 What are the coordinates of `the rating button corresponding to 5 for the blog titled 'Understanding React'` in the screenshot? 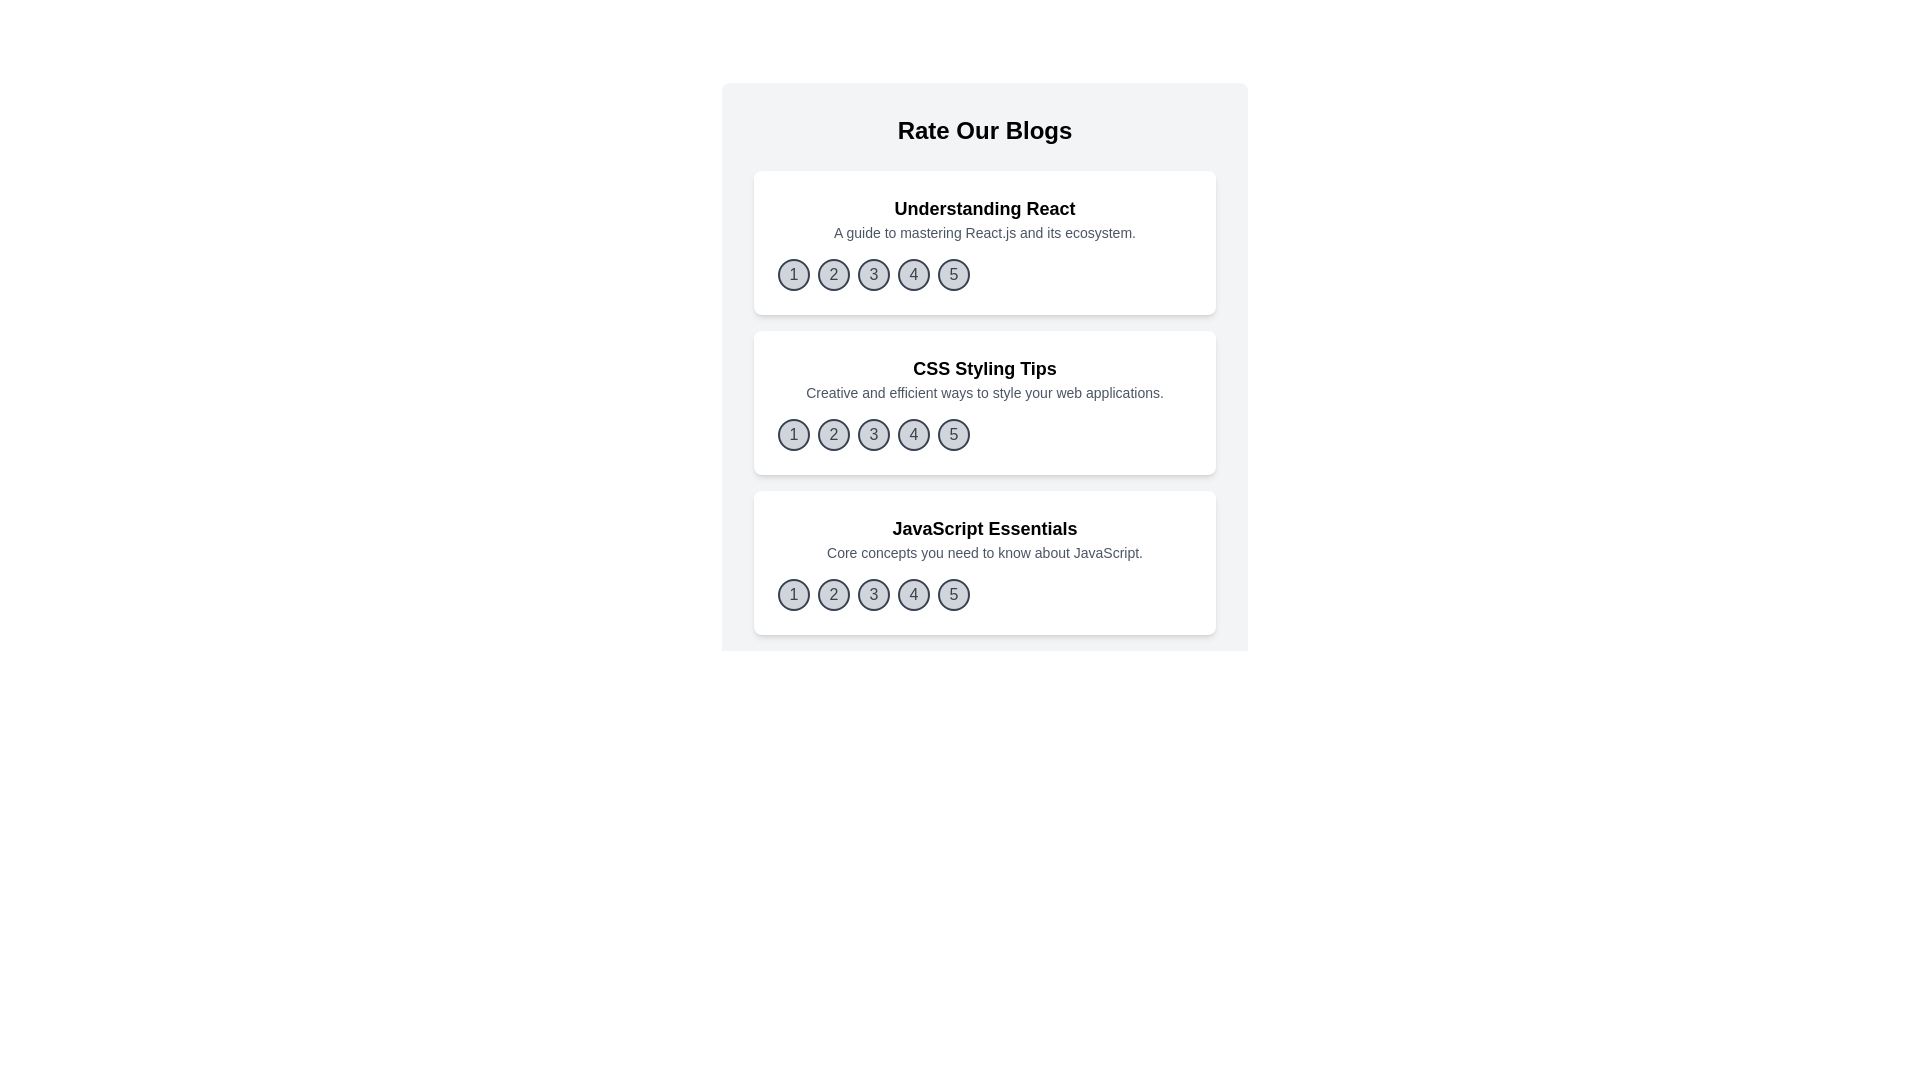 It's located at (953, 274).